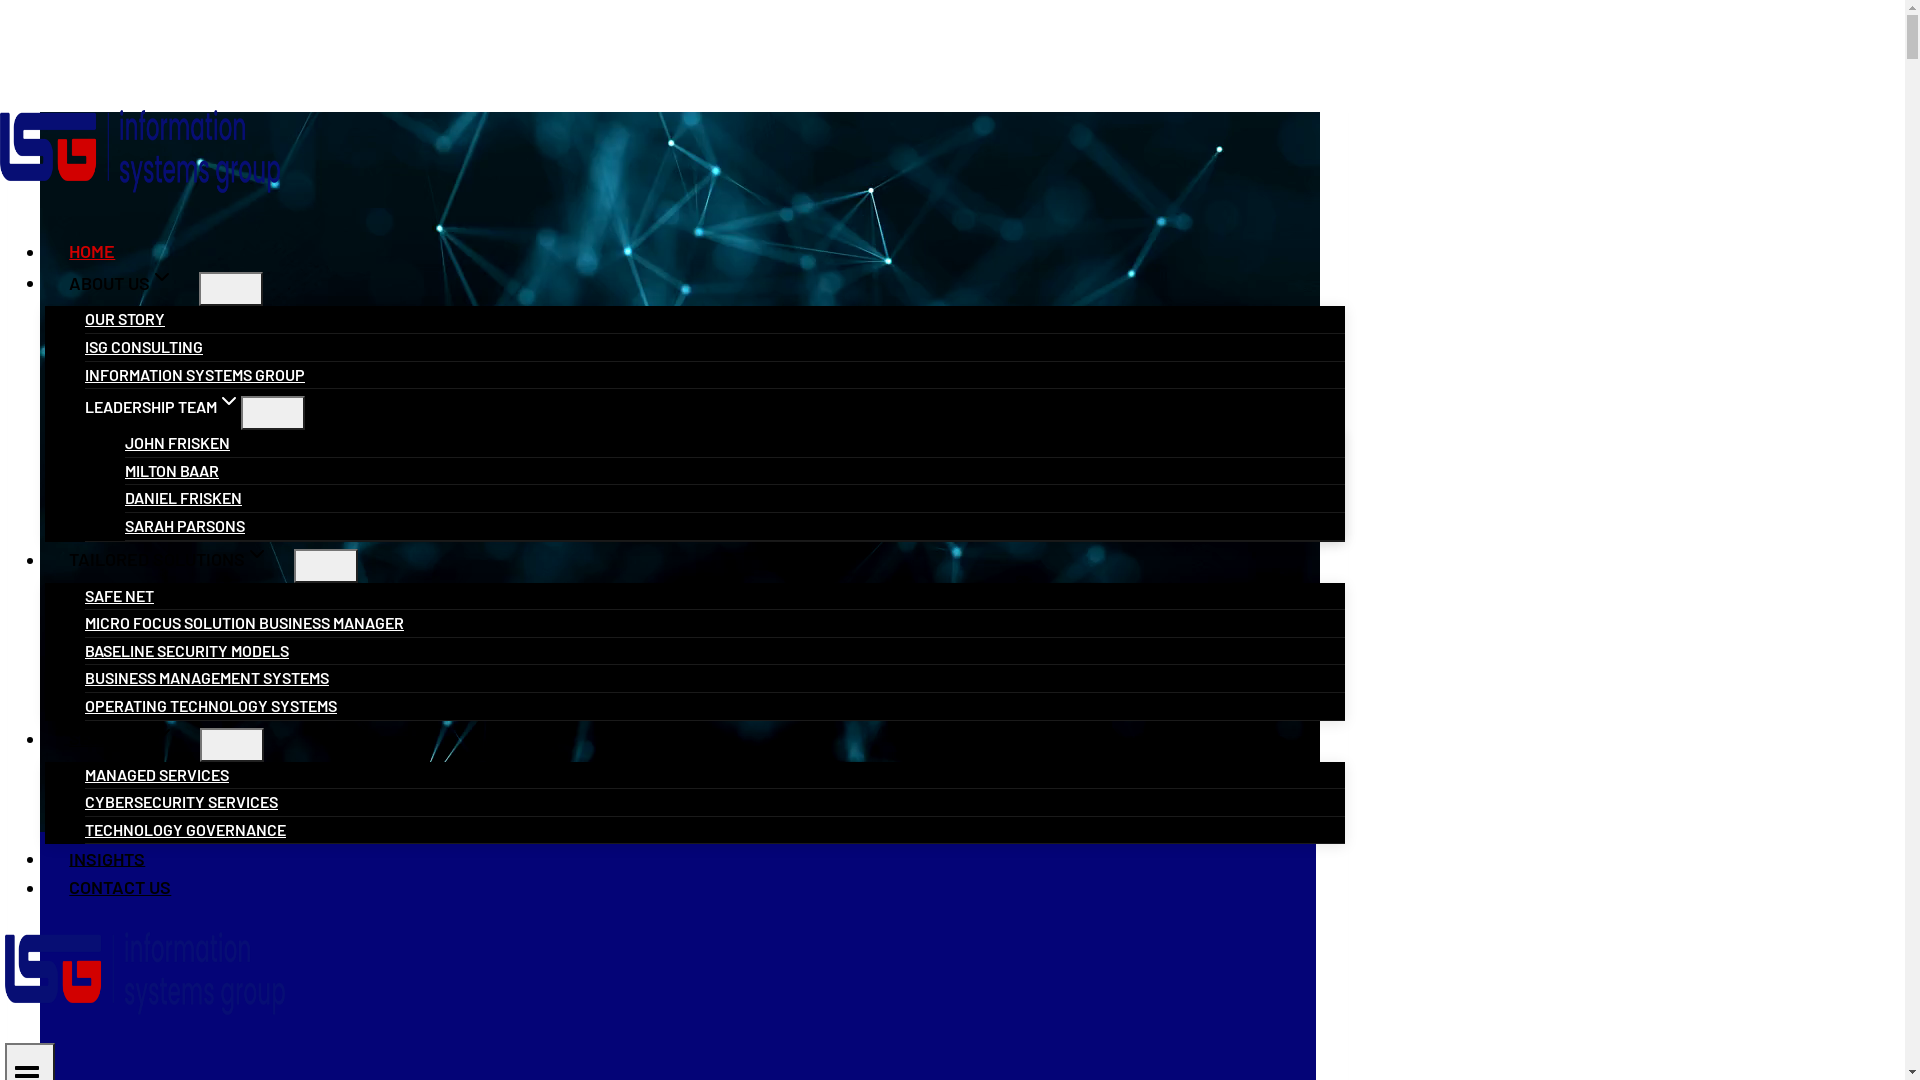 This screenshot has height=1080, width=1920. I want to click on 'MILTON BAAR', so click(123, 470).